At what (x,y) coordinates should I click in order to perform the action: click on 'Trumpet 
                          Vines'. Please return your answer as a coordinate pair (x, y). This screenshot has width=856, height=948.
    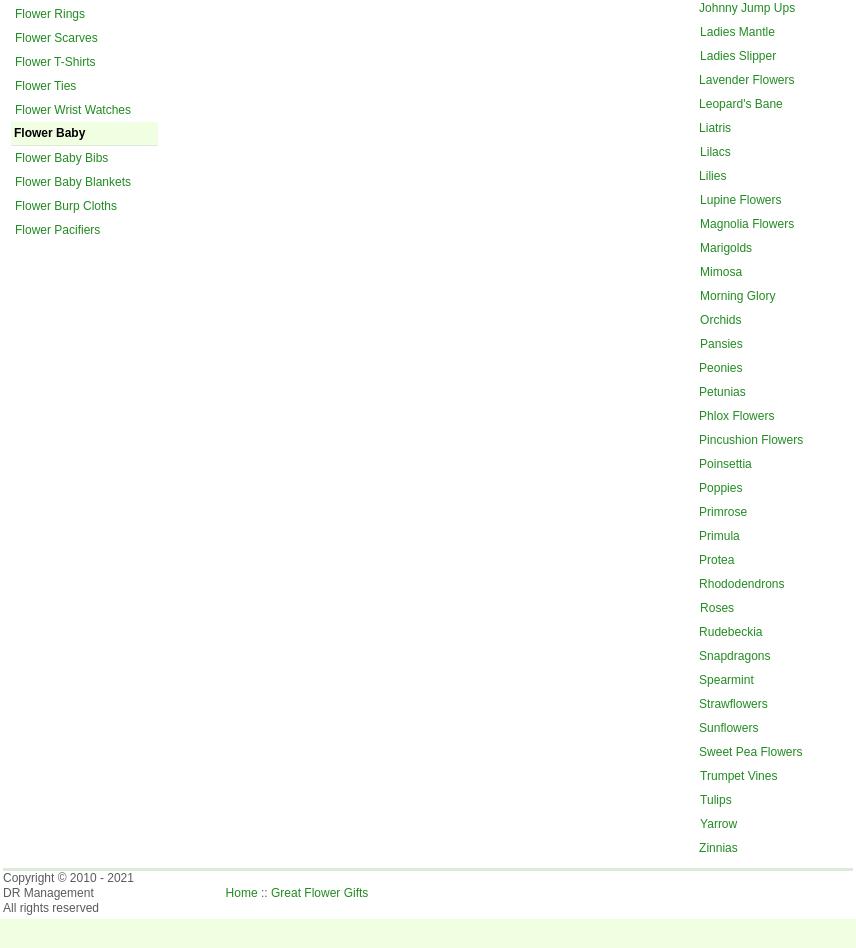
    Looking at the image, I should click on (738, 774).